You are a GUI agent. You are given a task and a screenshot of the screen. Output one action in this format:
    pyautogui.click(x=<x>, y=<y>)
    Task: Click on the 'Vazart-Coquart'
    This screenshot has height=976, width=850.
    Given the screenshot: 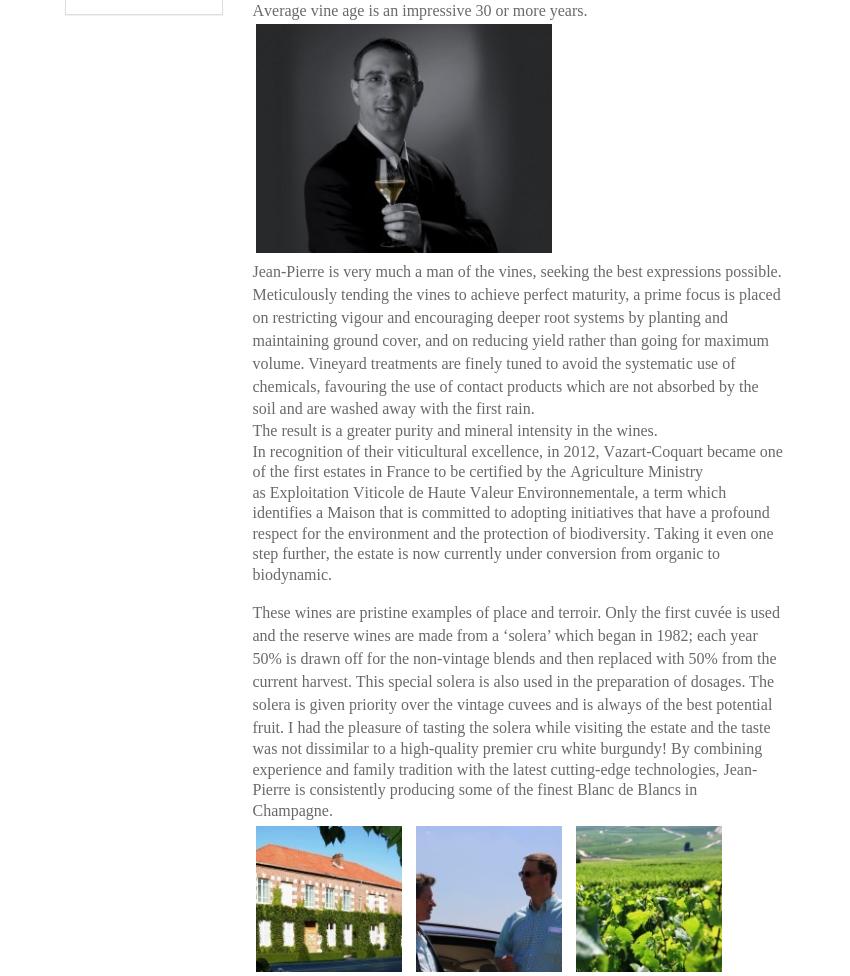 What is the action you would take?
    pyautogui.click(x=652, y=449)
    